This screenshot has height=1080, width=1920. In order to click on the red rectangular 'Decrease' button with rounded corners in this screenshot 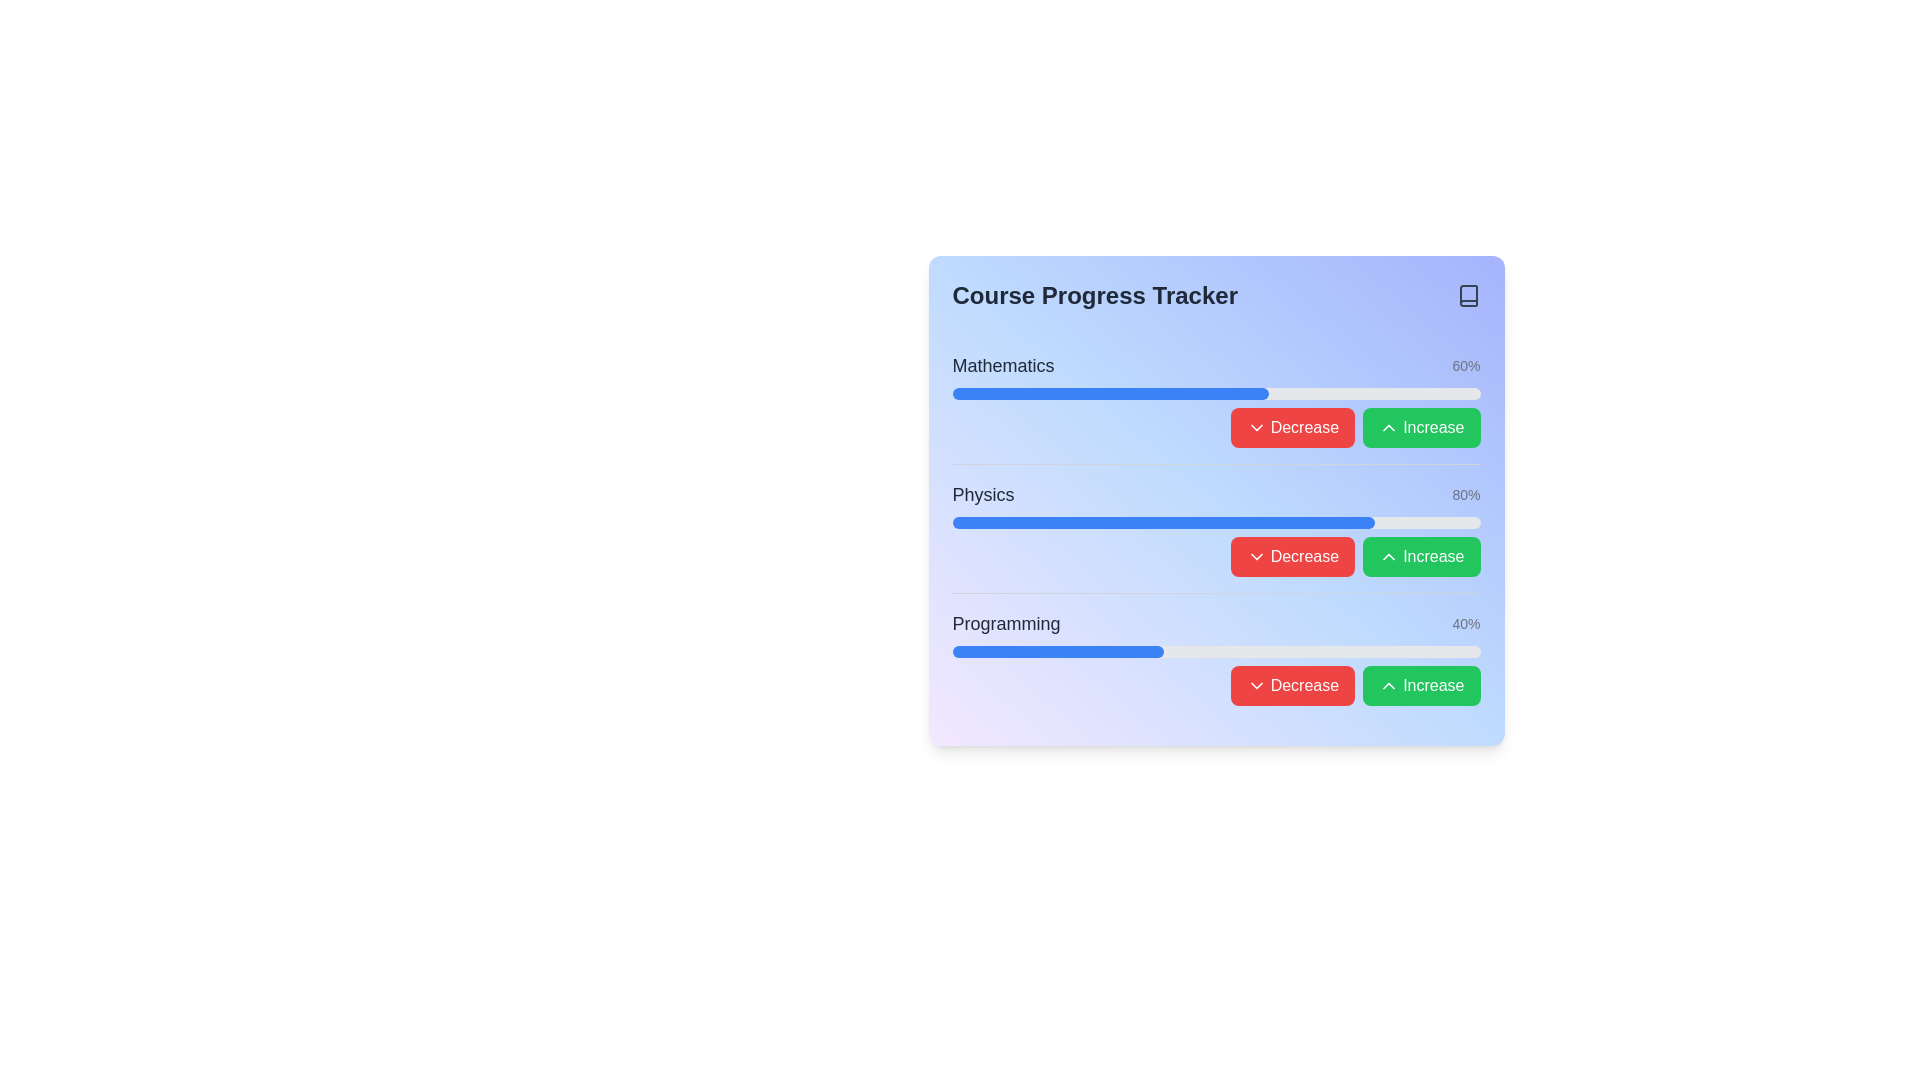, I will do `click(1292, 427)`.